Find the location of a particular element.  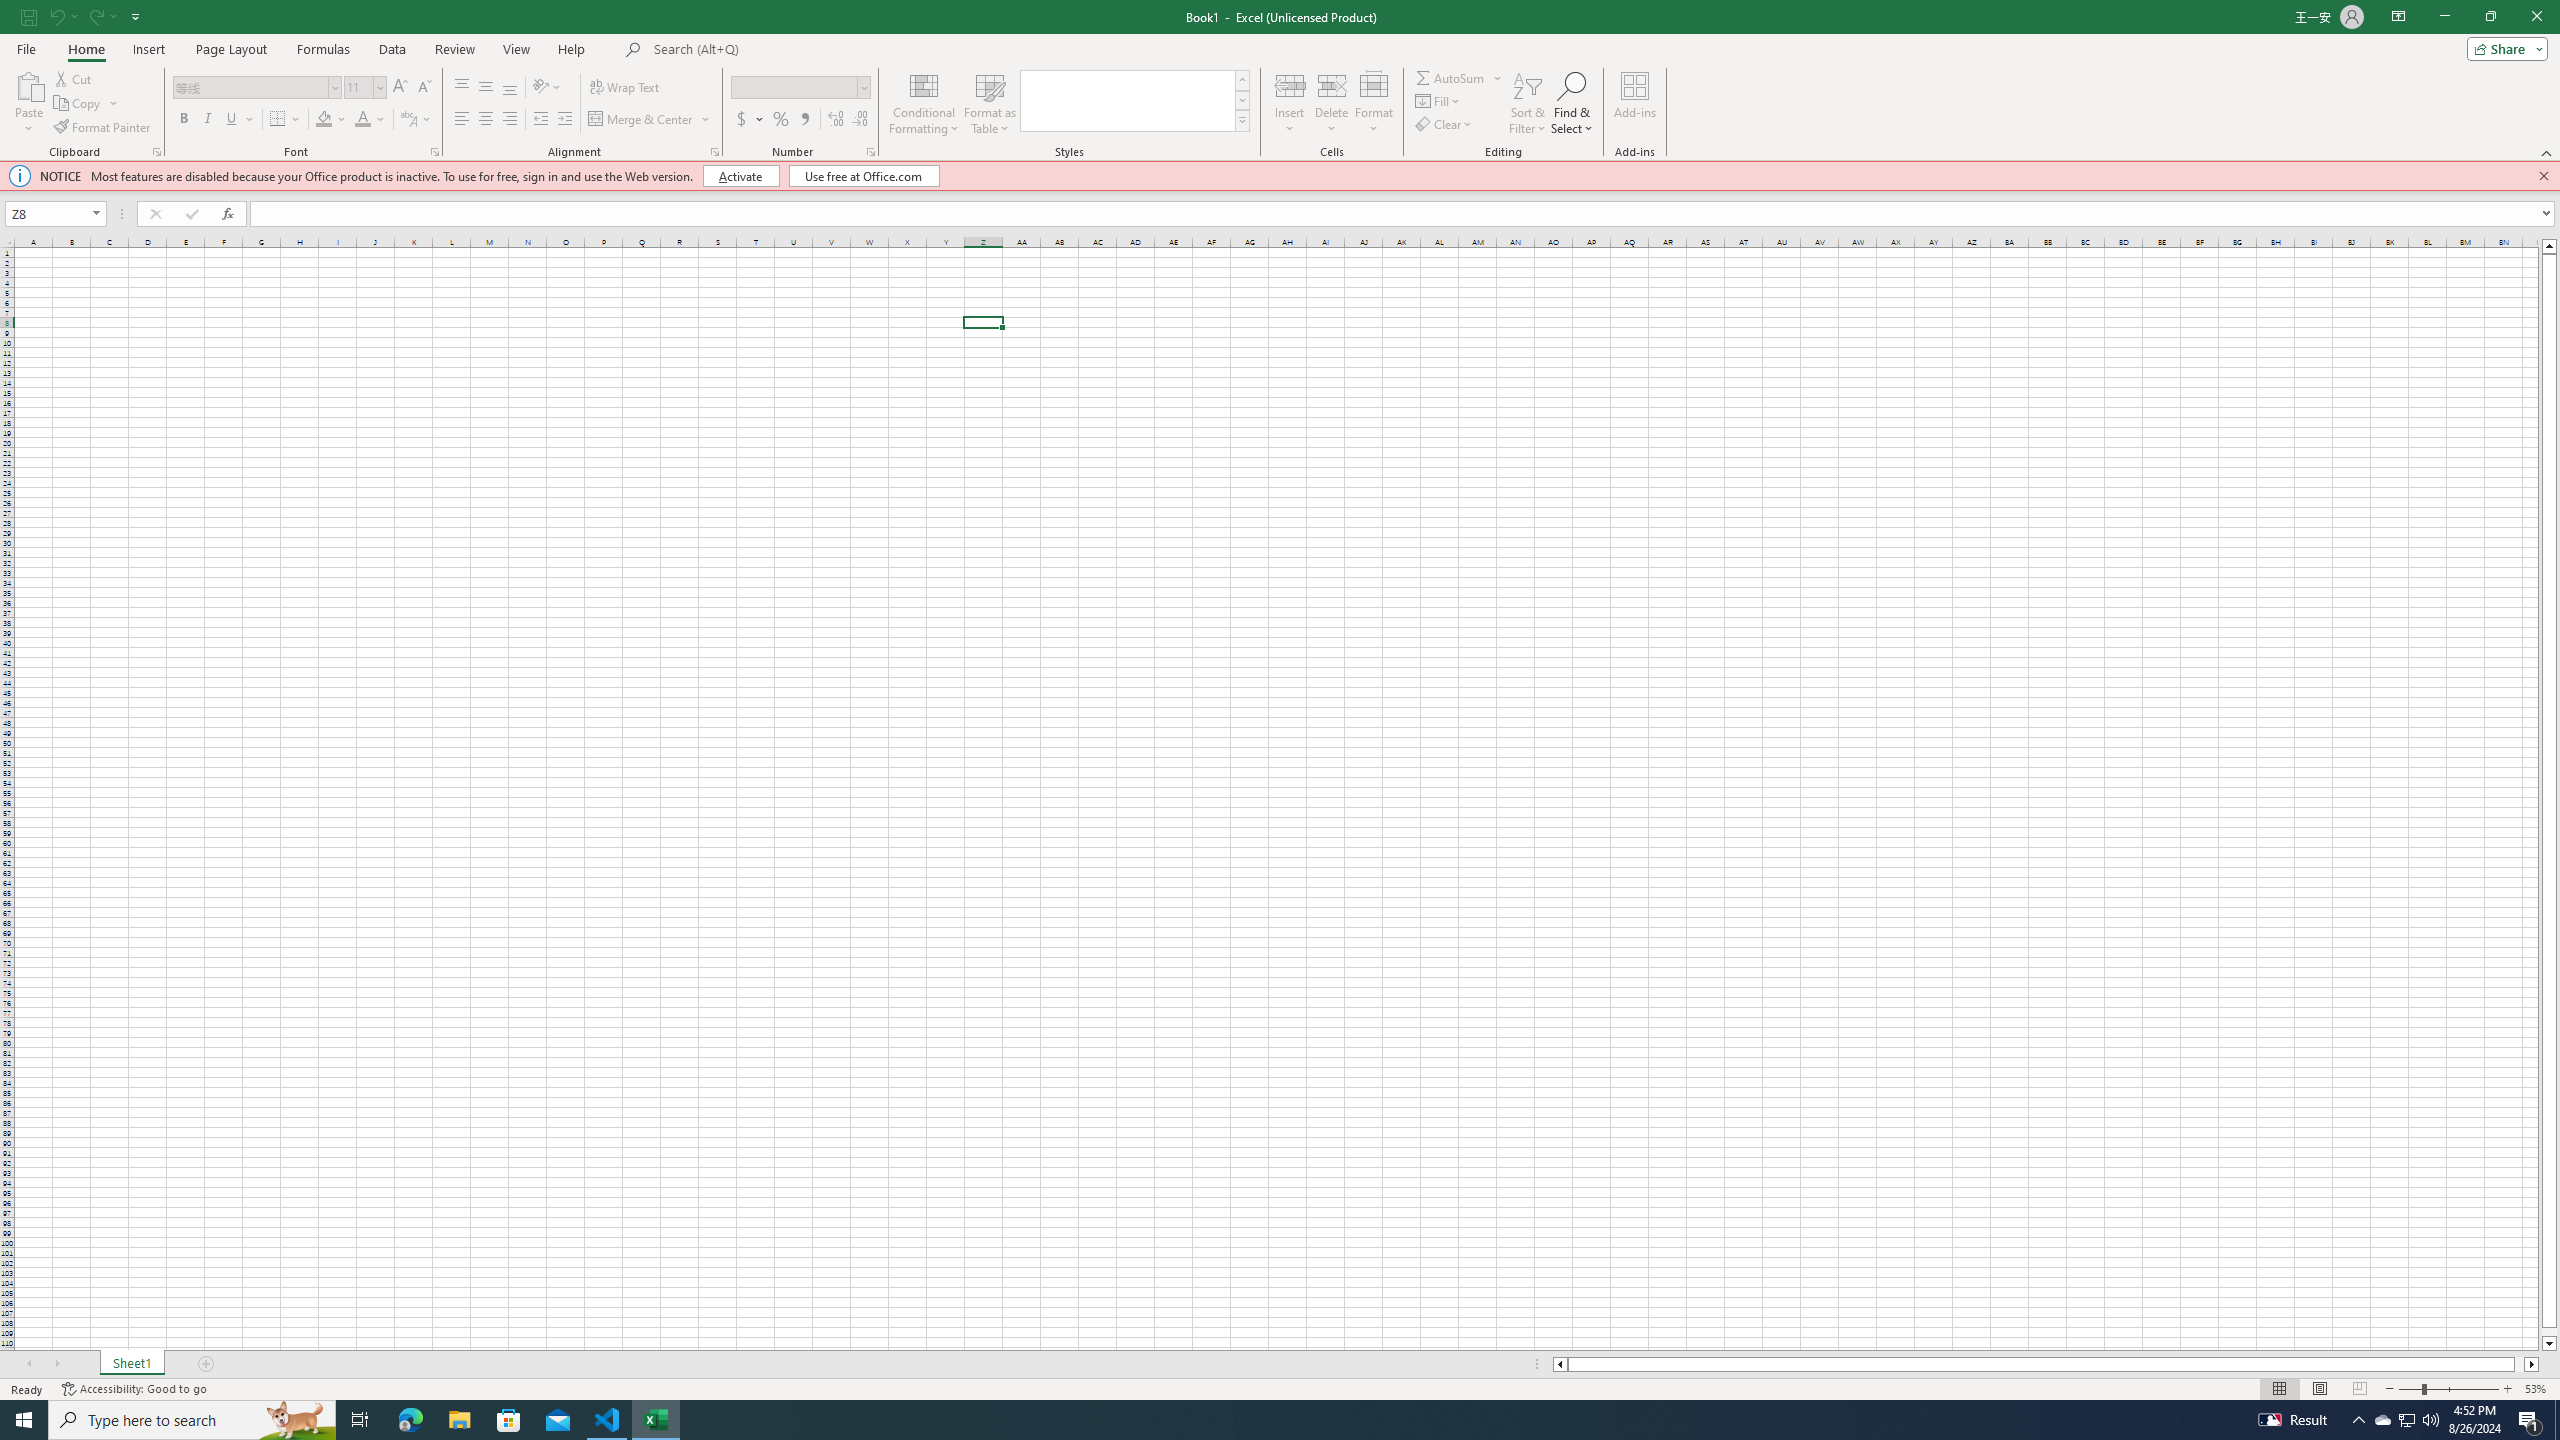

'Copy' is located at coordinates (86, 103).